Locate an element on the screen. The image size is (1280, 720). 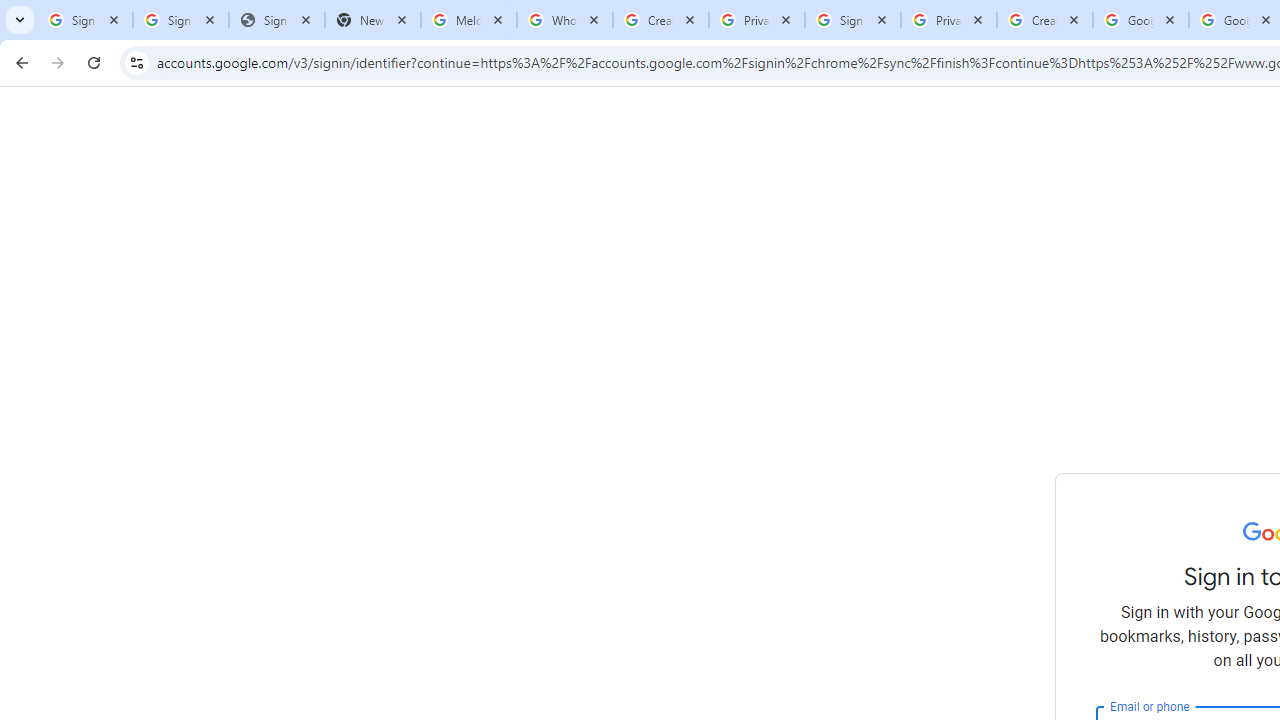
'Sign in - Google Accounts' is located at coordinates (84, 20).